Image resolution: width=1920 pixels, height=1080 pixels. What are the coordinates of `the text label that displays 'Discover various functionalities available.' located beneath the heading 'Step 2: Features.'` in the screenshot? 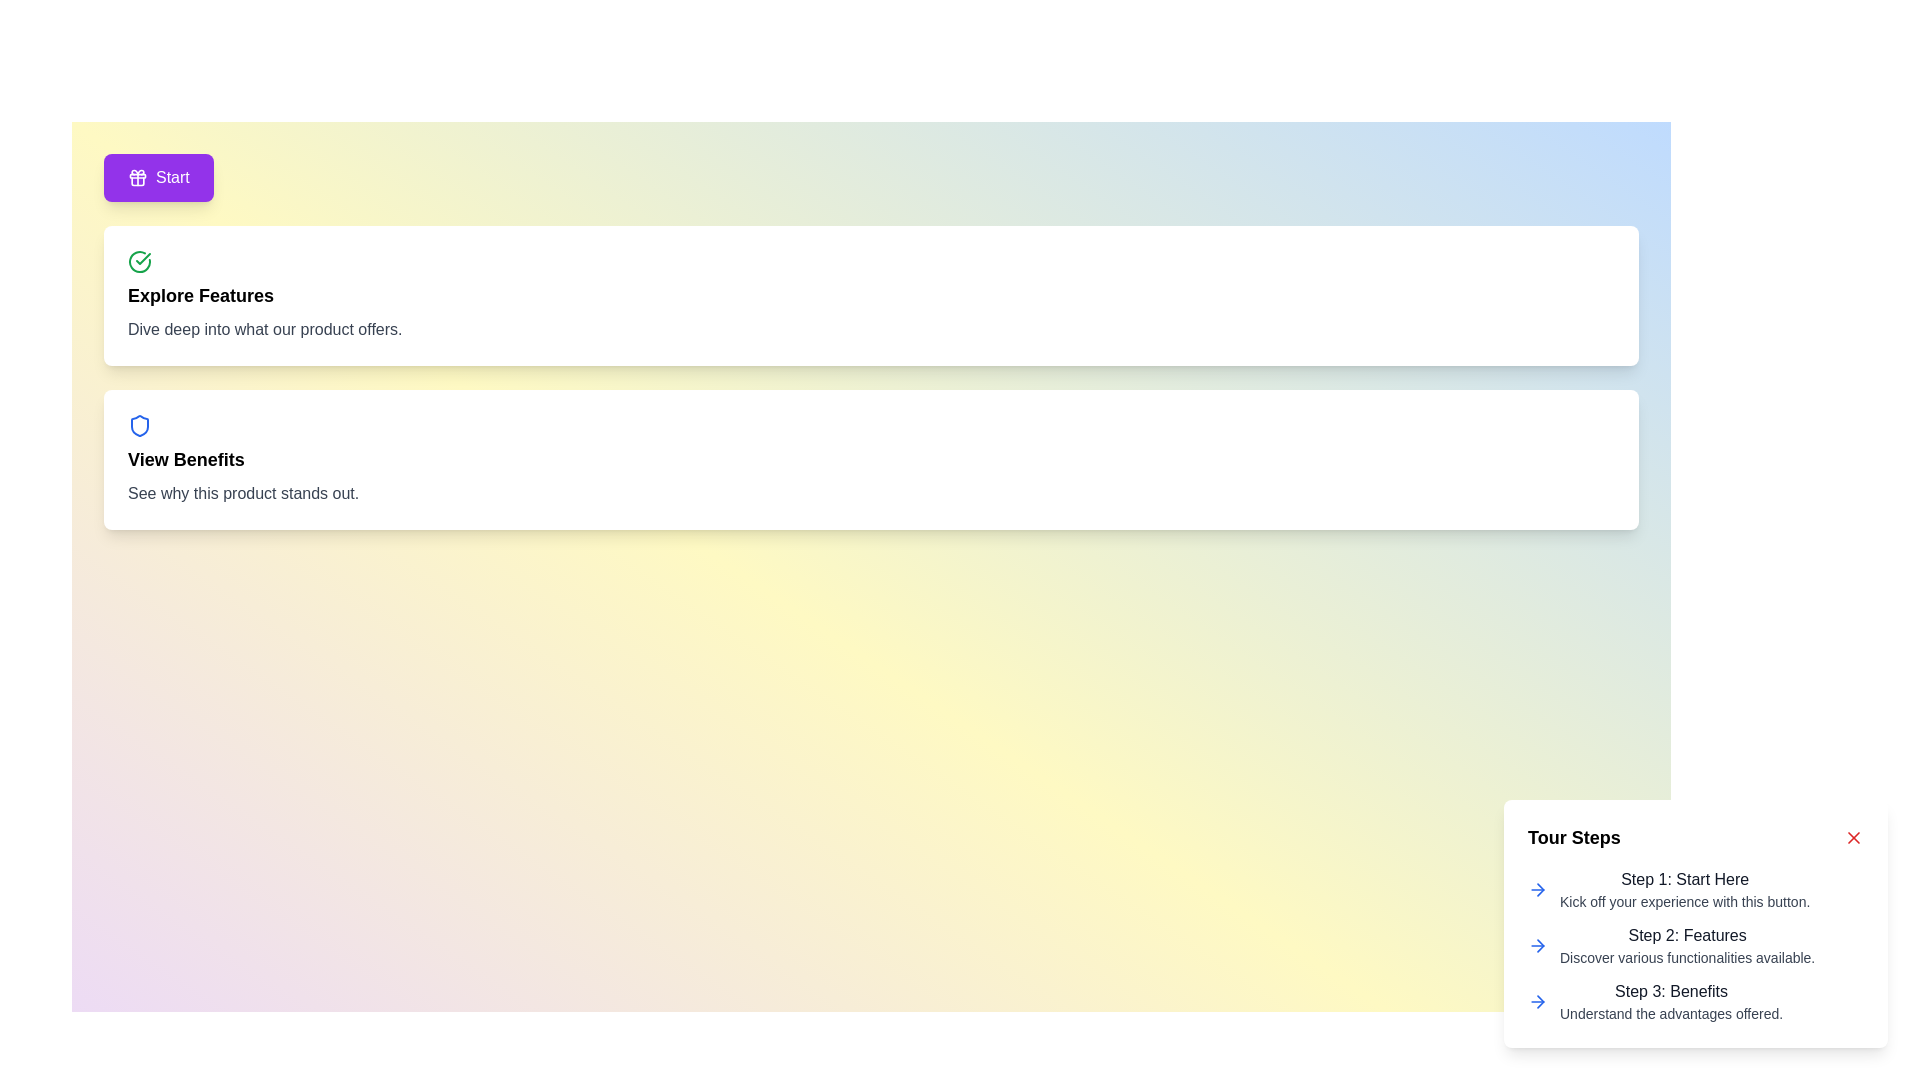 It's located at (1686, 956).